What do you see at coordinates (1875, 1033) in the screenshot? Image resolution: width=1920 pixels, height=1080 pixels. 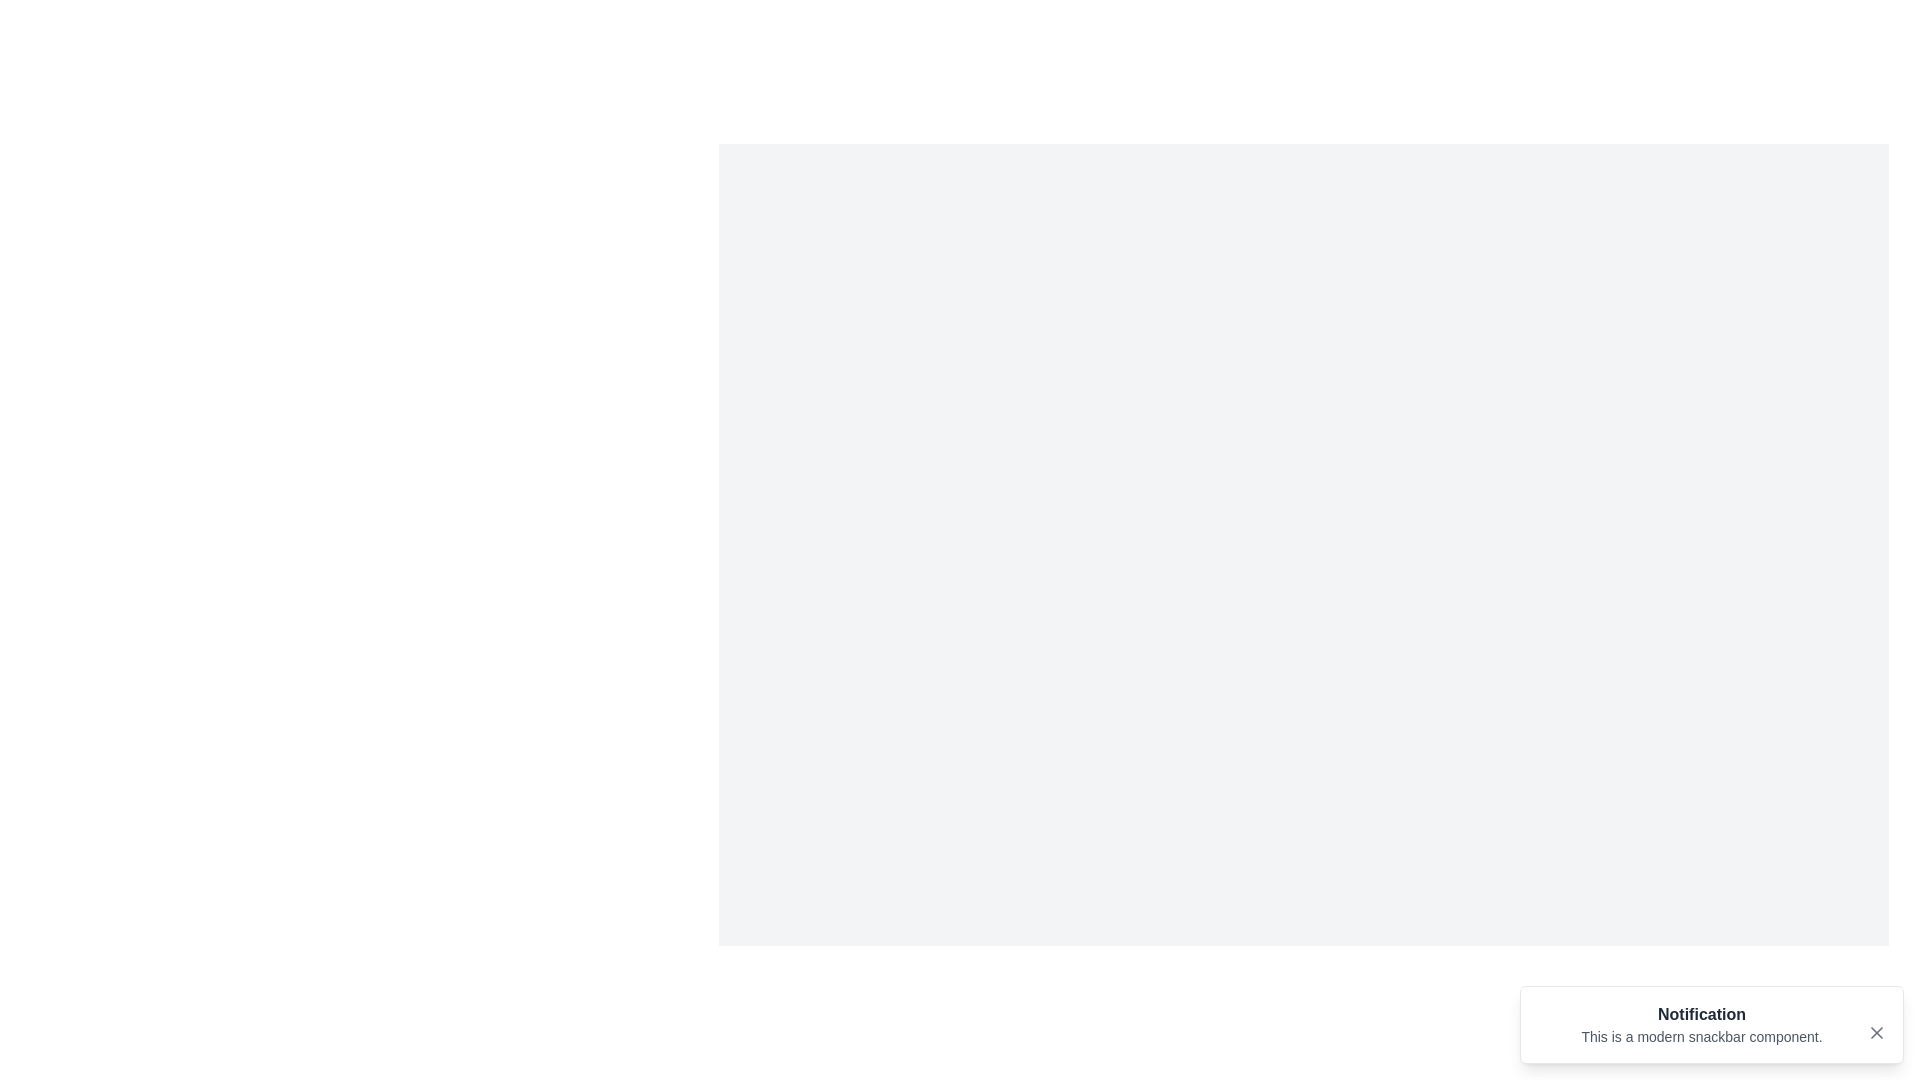 I see `the 'X' icon button in the bottom-right corner of the notification component` at bounding box center [1875, 1033].